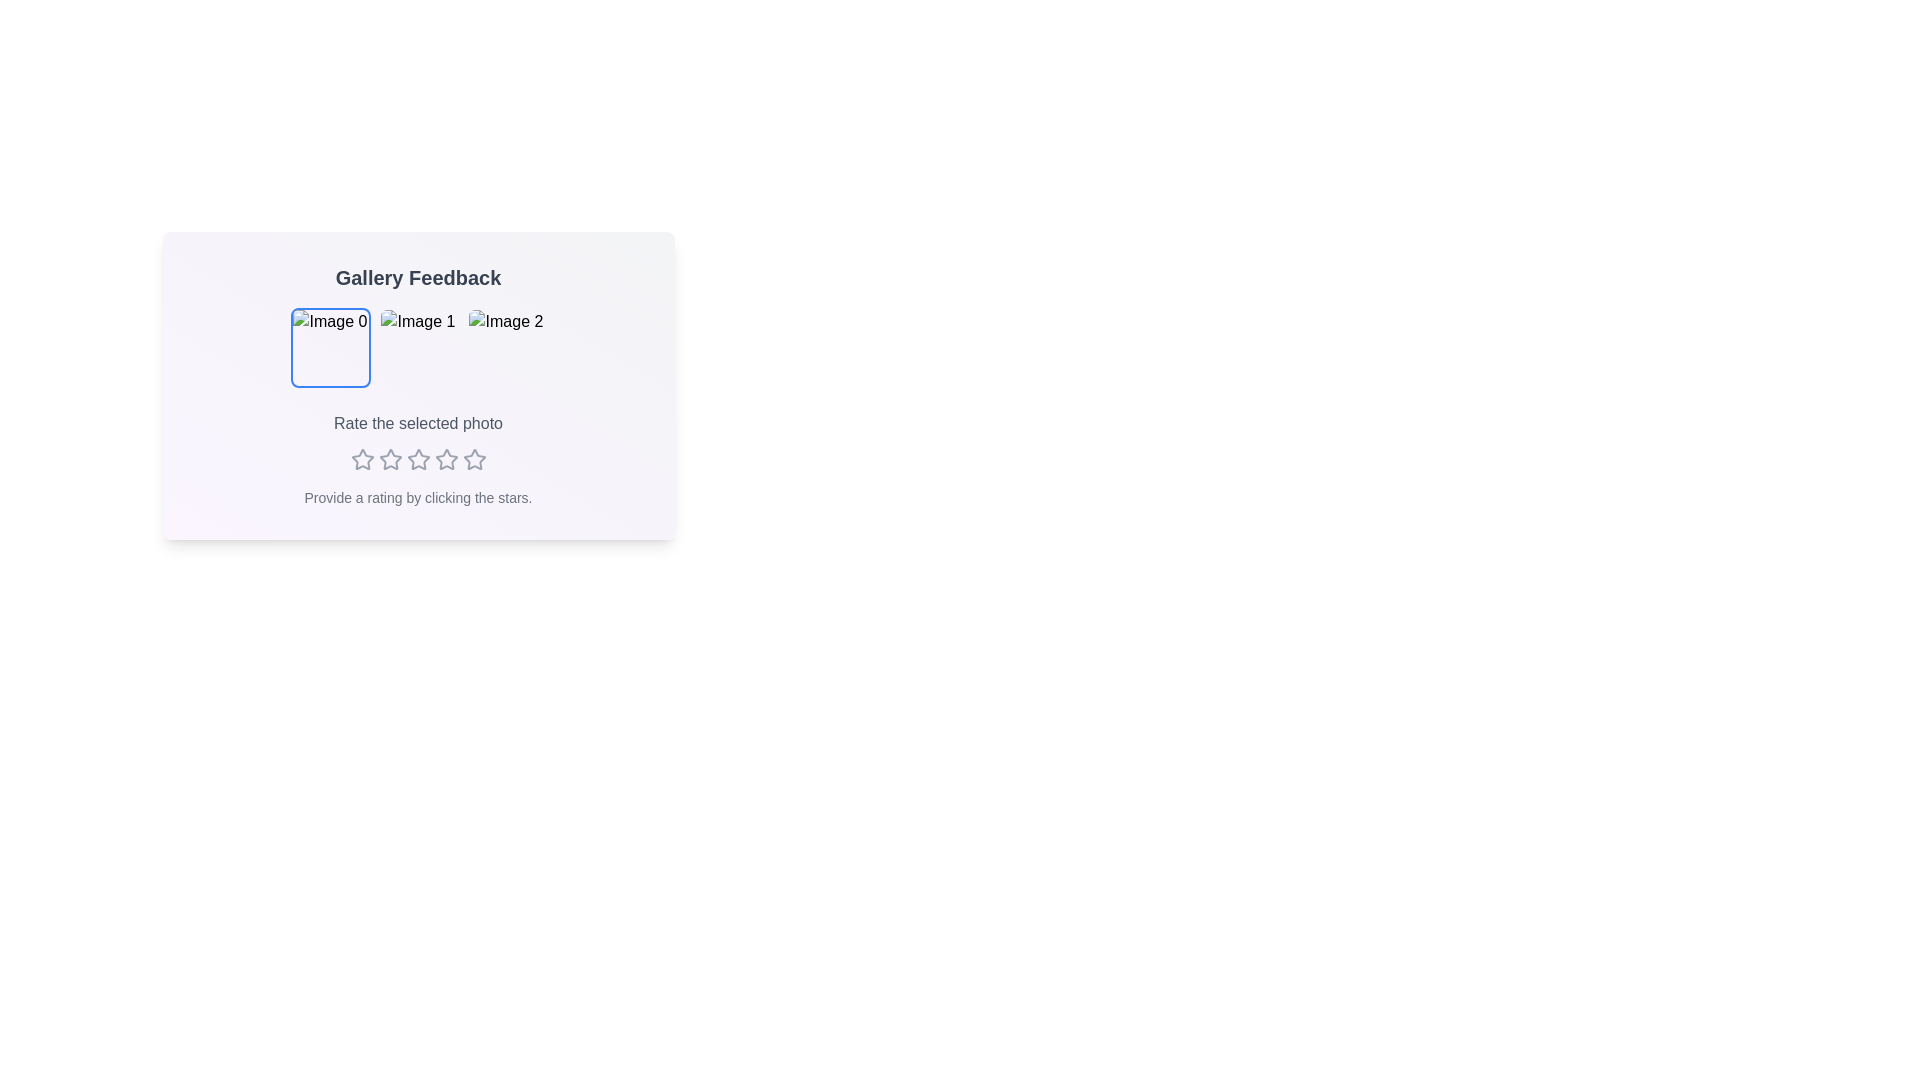 Image resolution: width=1920 pixels, height=1080 pixels. I want to click on the first star in the star rating icon array to indicate a one-star rating beneath the 'Rate the selected photo' text, so click(362, 459).